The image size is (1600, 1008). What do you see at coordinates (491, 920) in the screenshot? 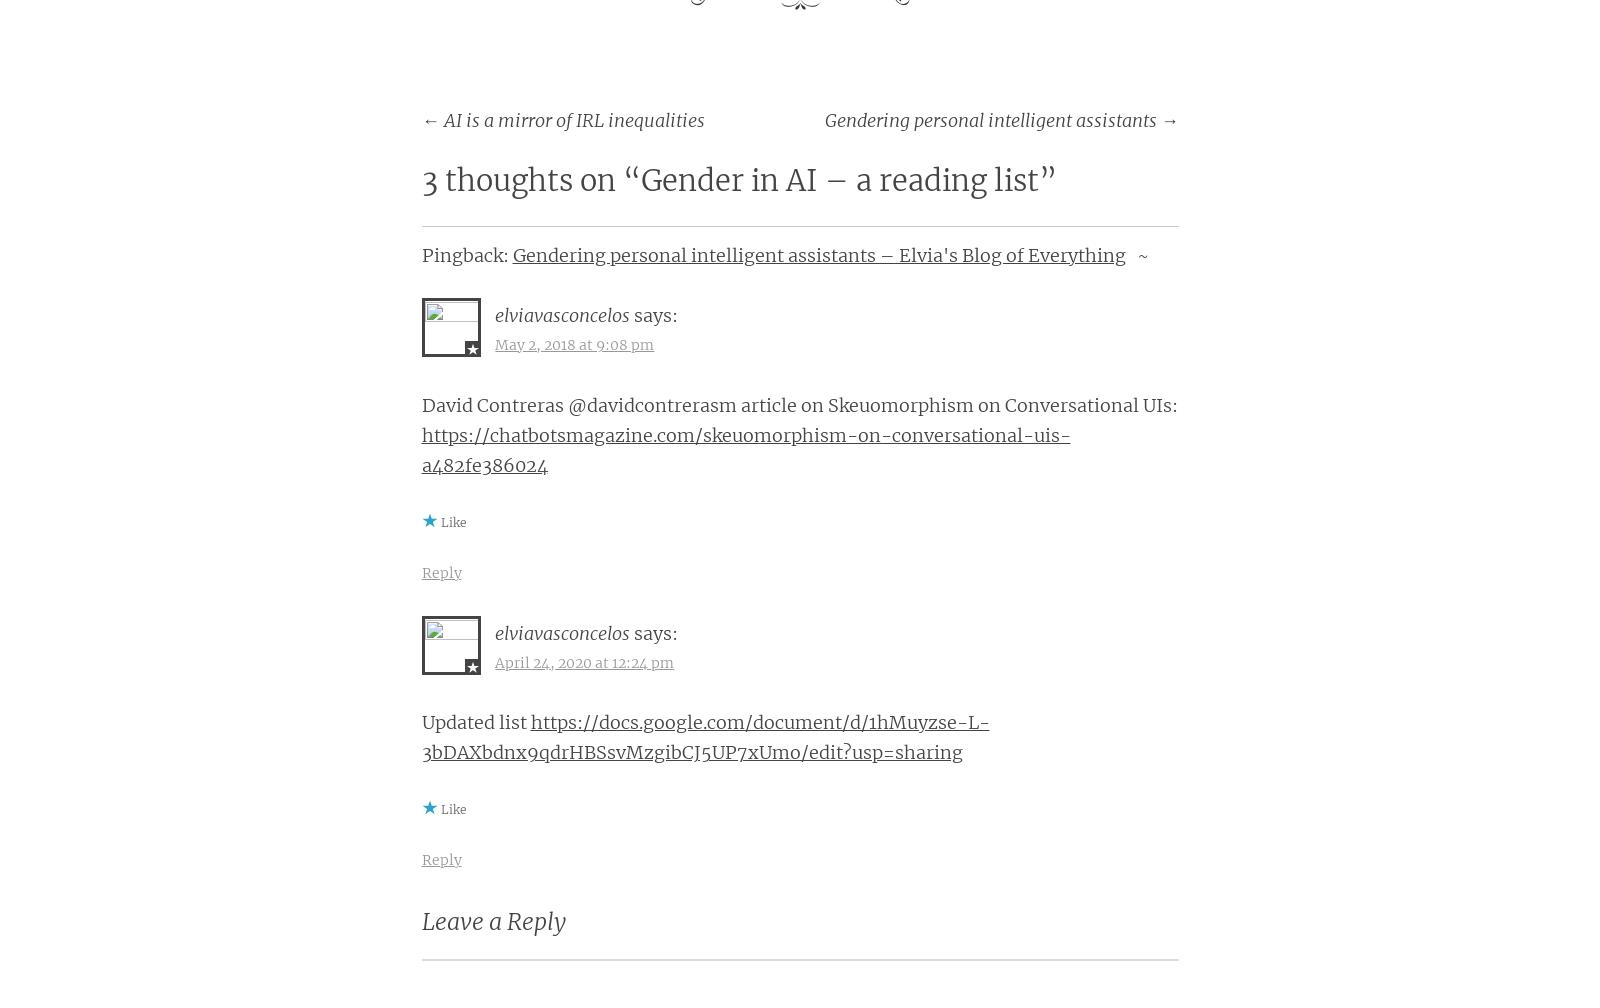
I see `'Leave a Reply'` at bounding box center [491, 920].